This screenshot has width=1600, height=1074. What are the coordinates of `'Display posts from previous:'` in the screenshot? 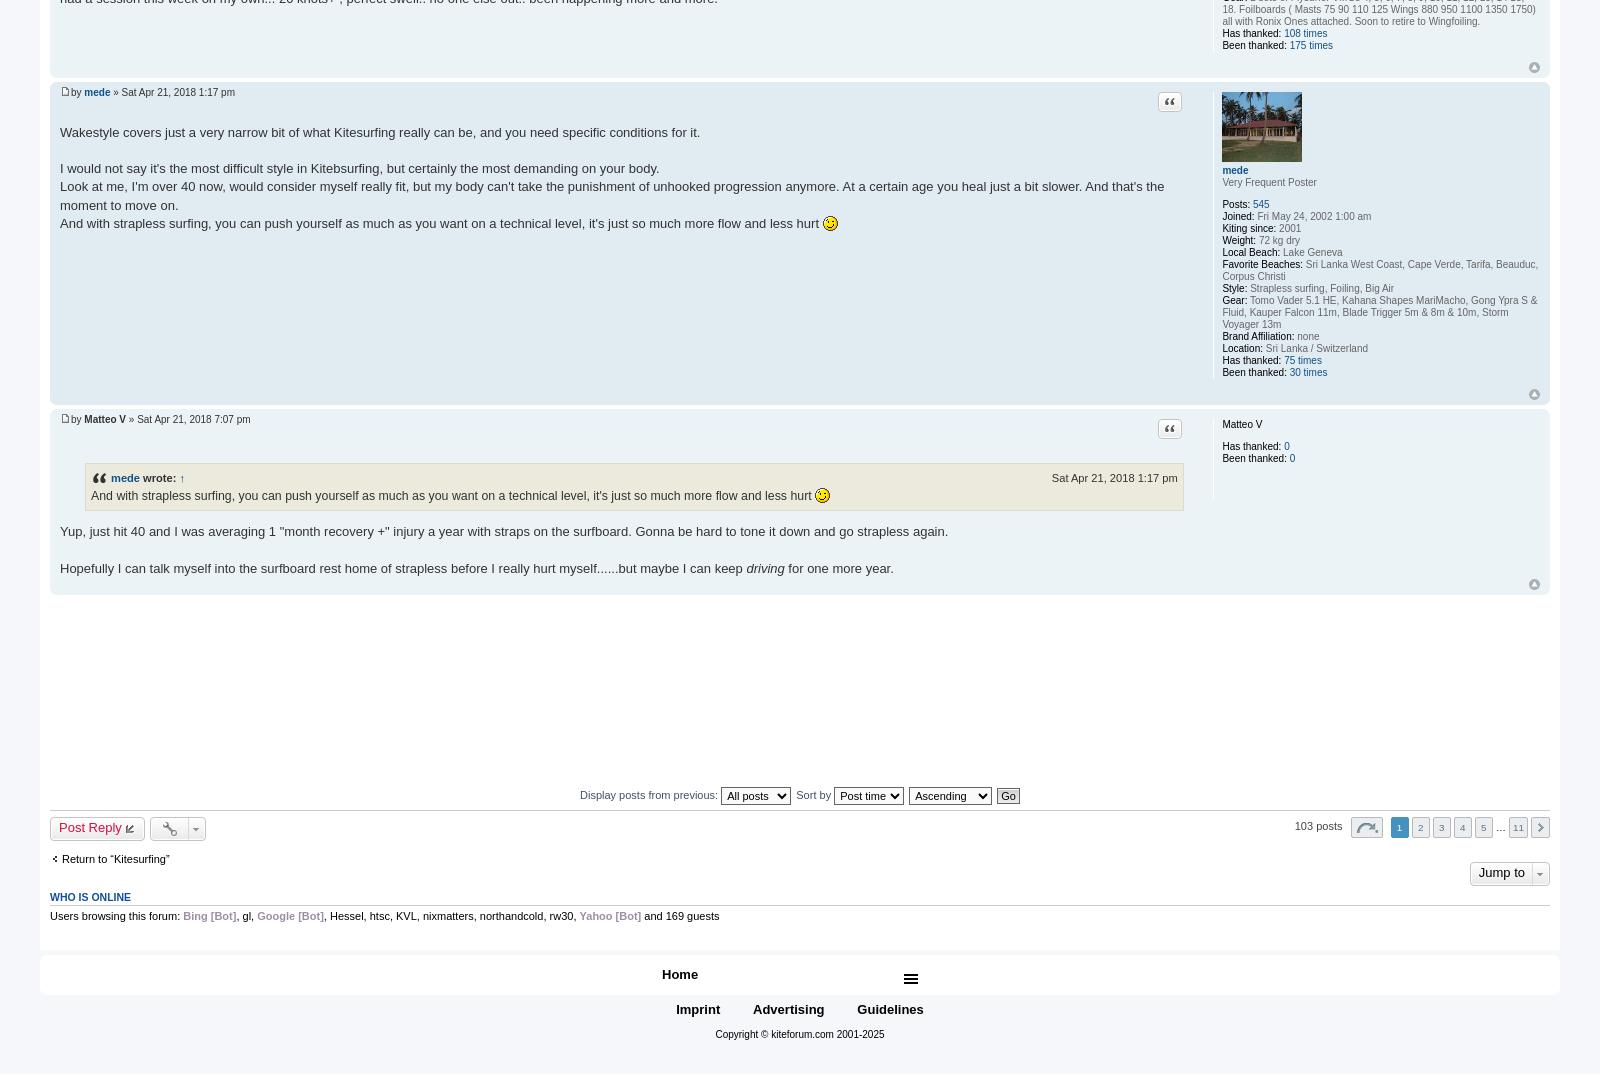 It's located at (650, 793).